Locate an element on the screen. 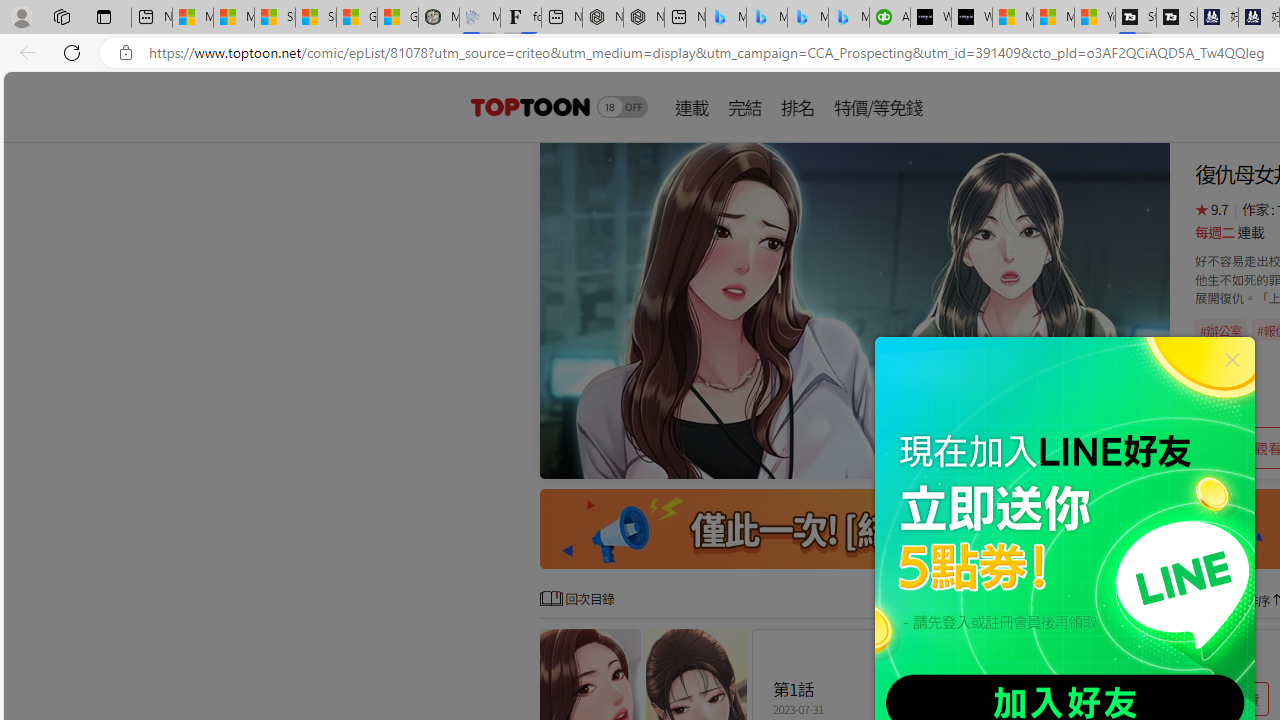  'Microsoft Bing Travel - Shangri-La Hotel Bangkok' is located at coordinates (849, 17).